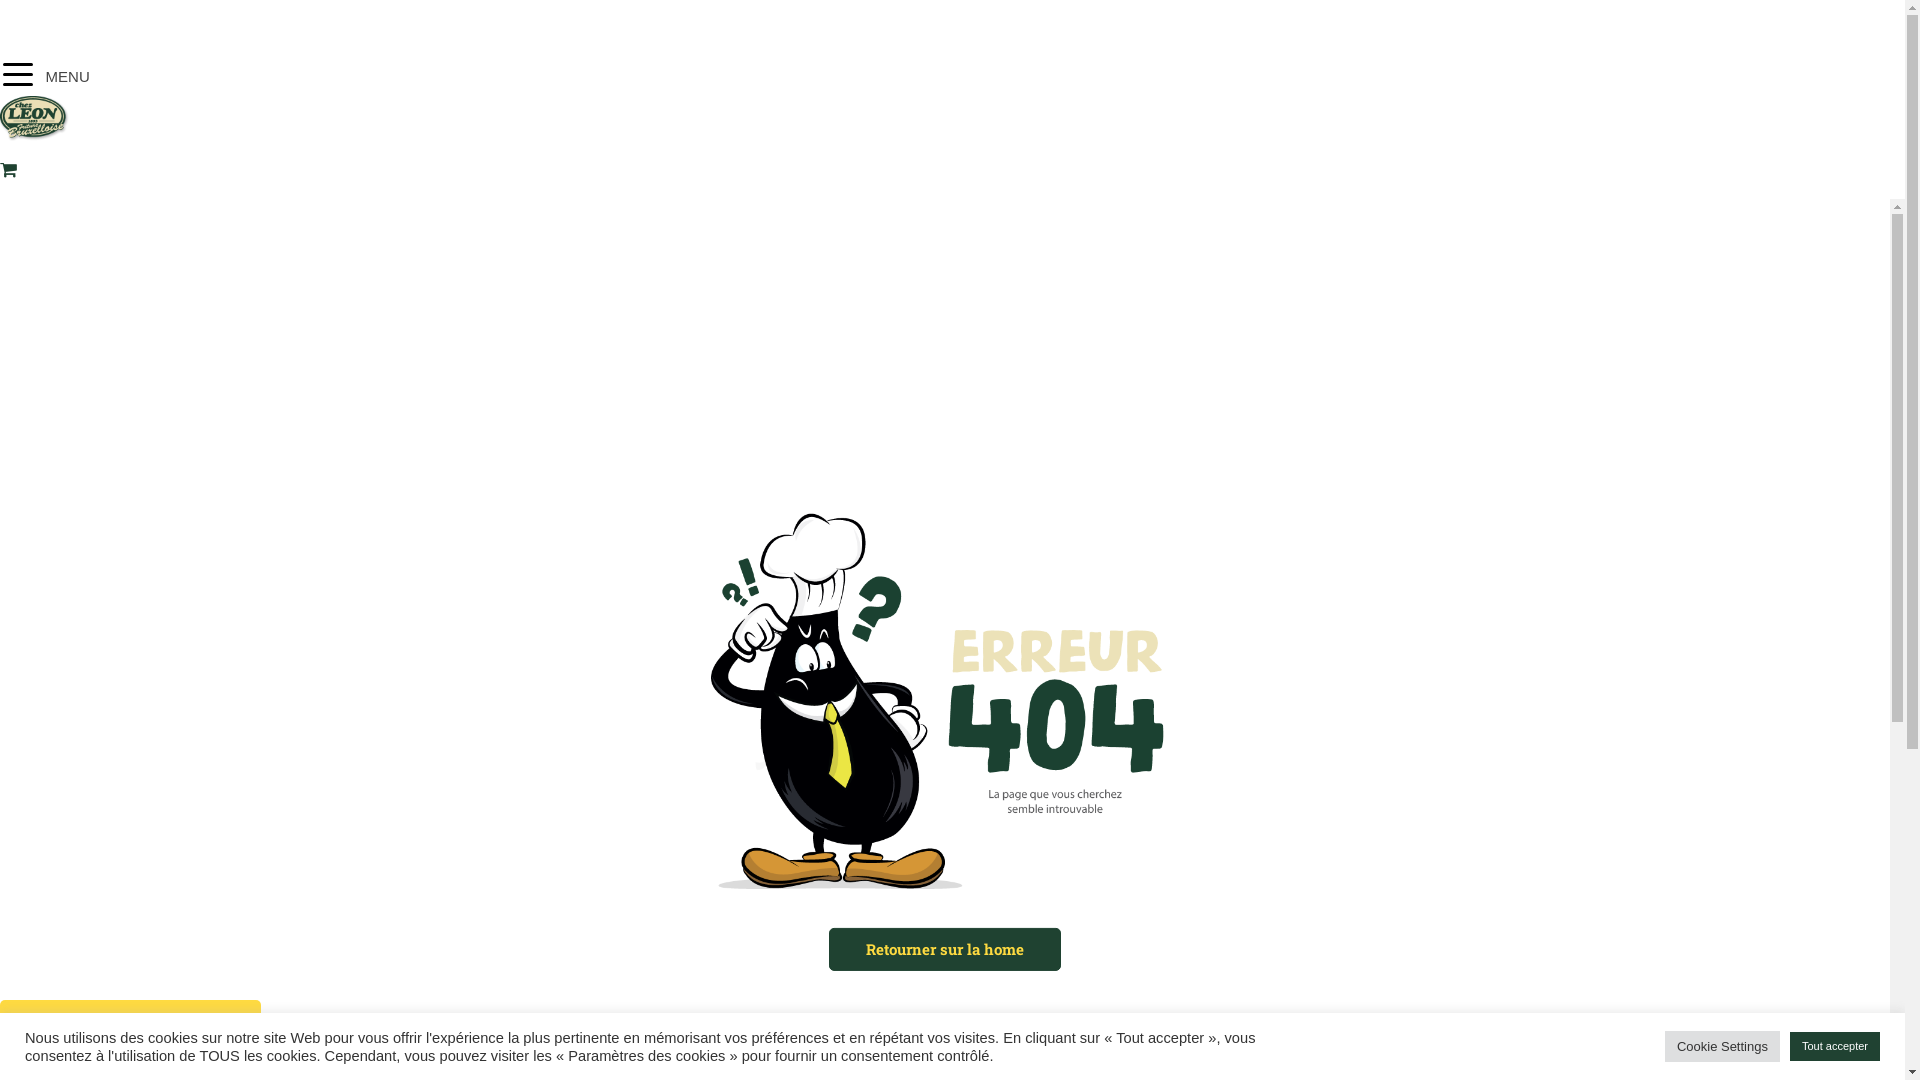 The image size is (1920, 1080). Describe the element at coordinates (46, 71) in the screenshot. I see `'MENU'` at that location.